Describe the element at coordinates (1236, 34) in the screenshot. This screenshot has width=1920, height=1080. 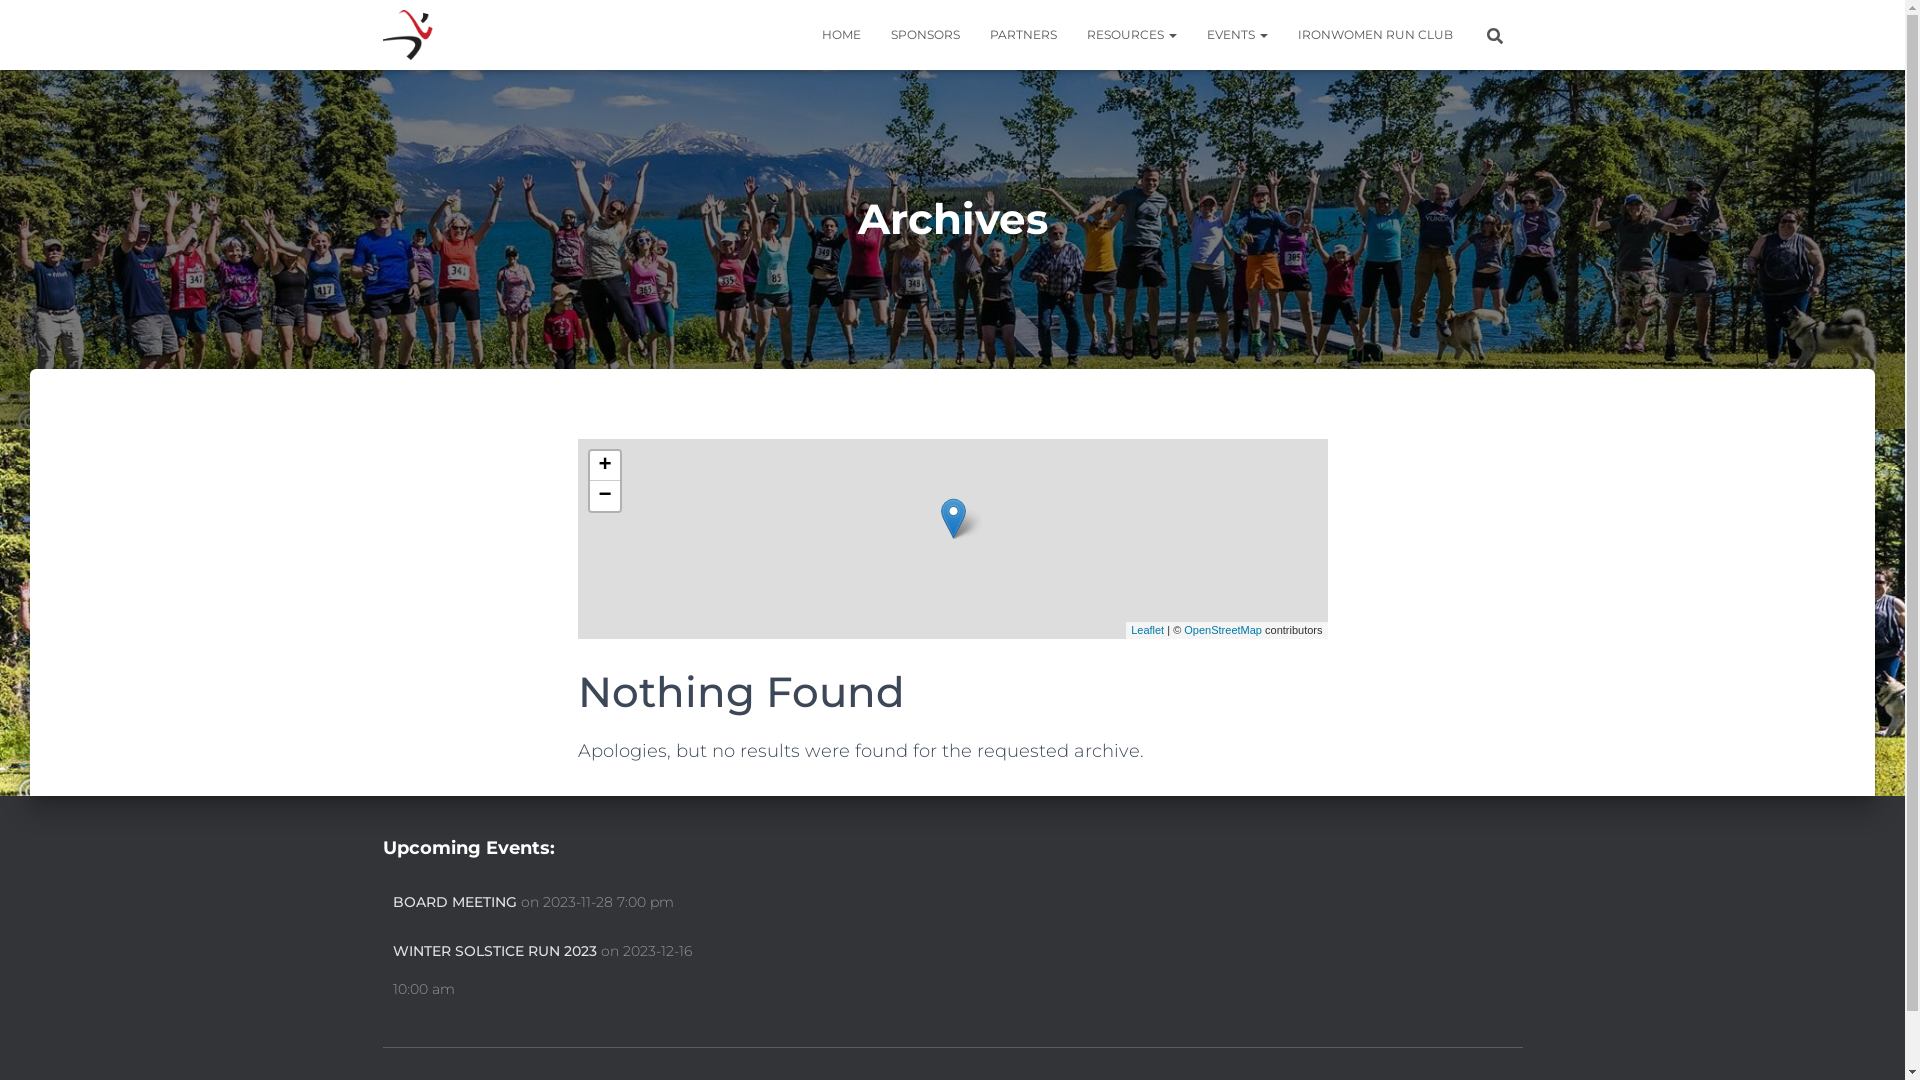
I see `'EVENTS'` at that location.